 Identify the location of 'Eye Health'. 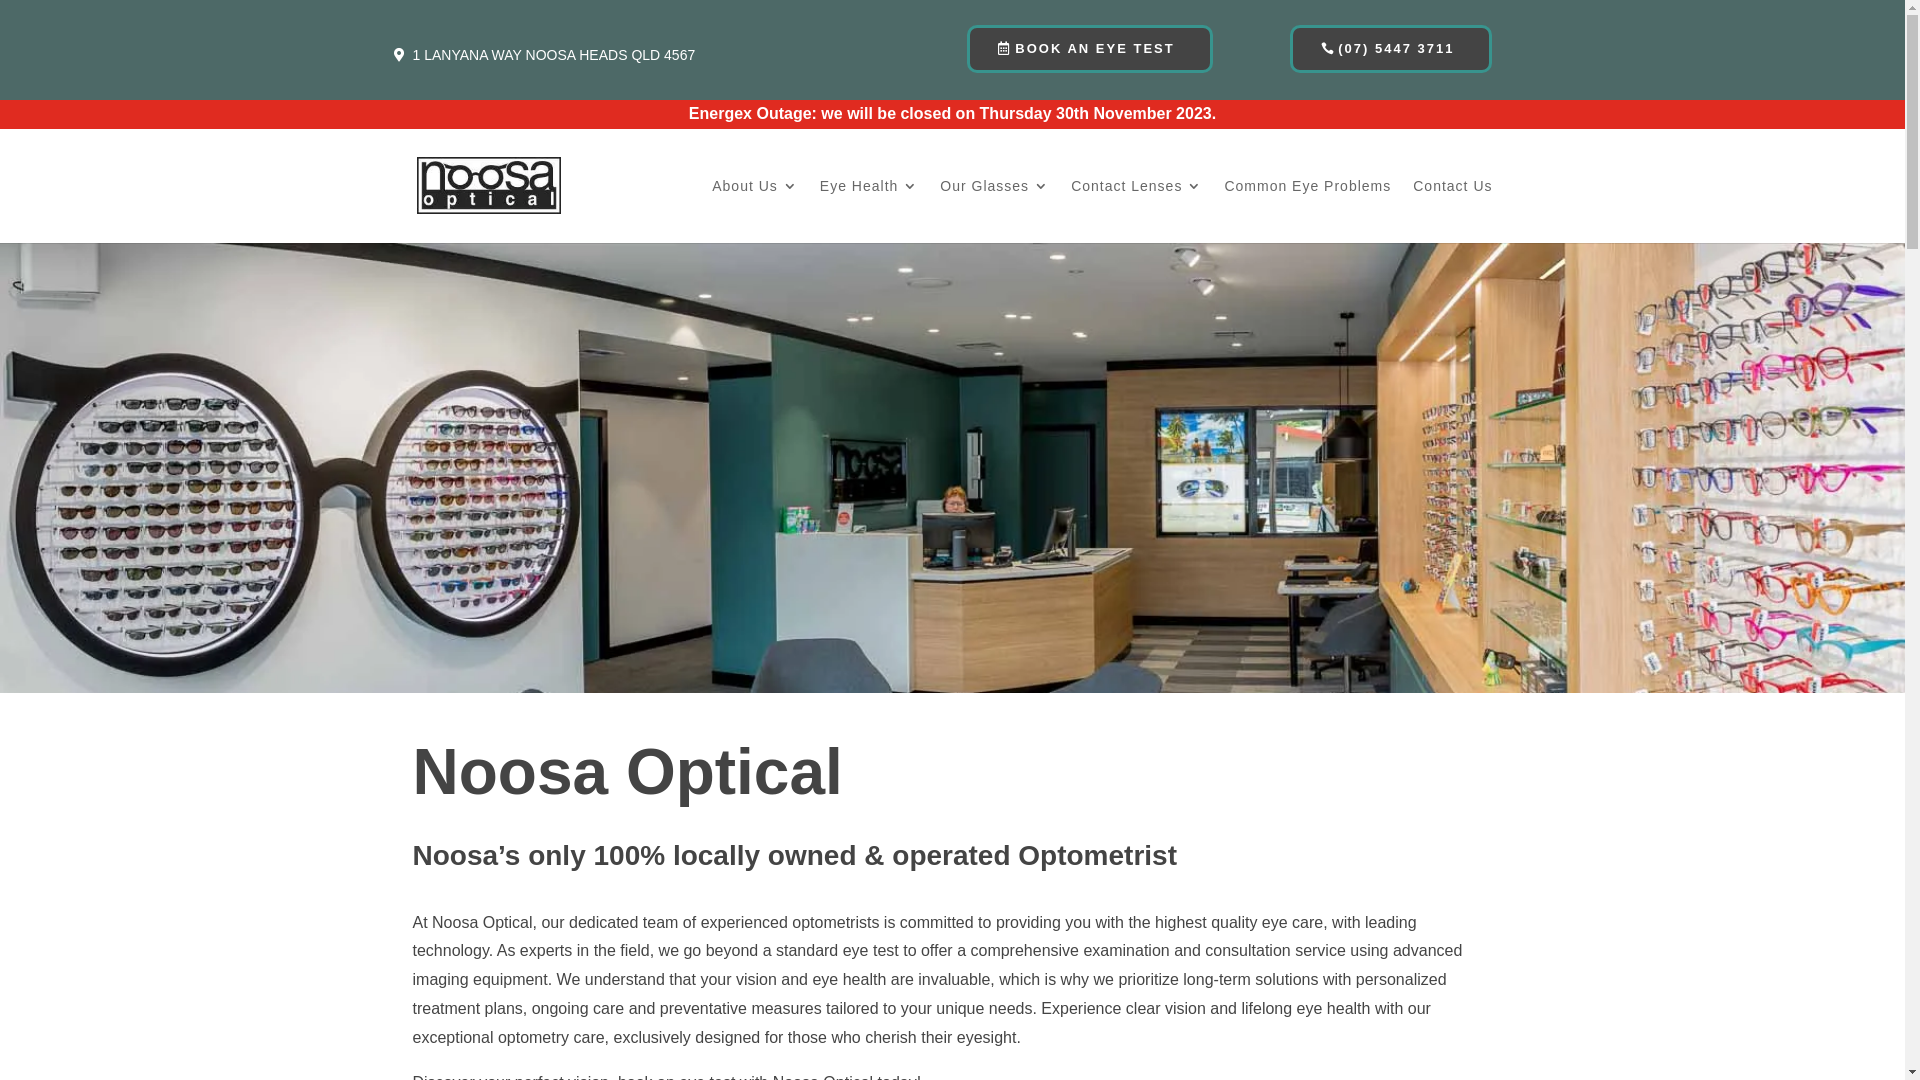
(820, 211).